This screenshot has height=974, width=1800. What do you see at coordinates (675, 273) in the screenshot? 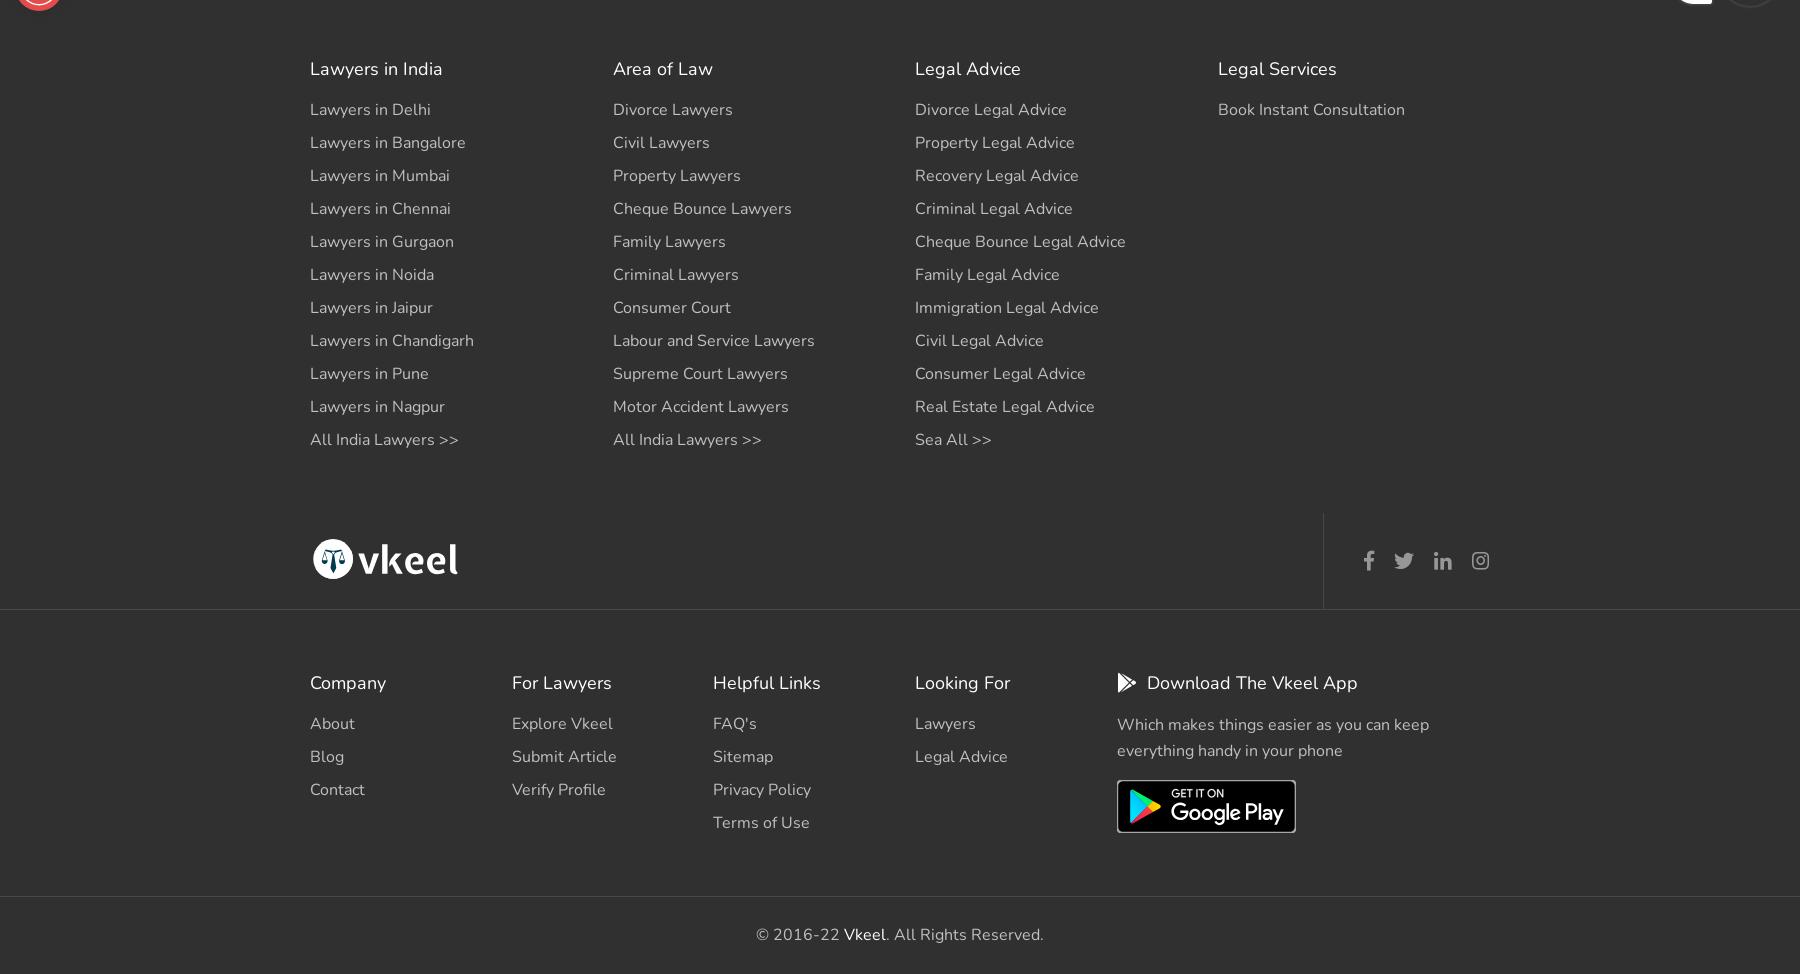
I see `'Criminal Lawyers'` at bounding box center [675, 273].